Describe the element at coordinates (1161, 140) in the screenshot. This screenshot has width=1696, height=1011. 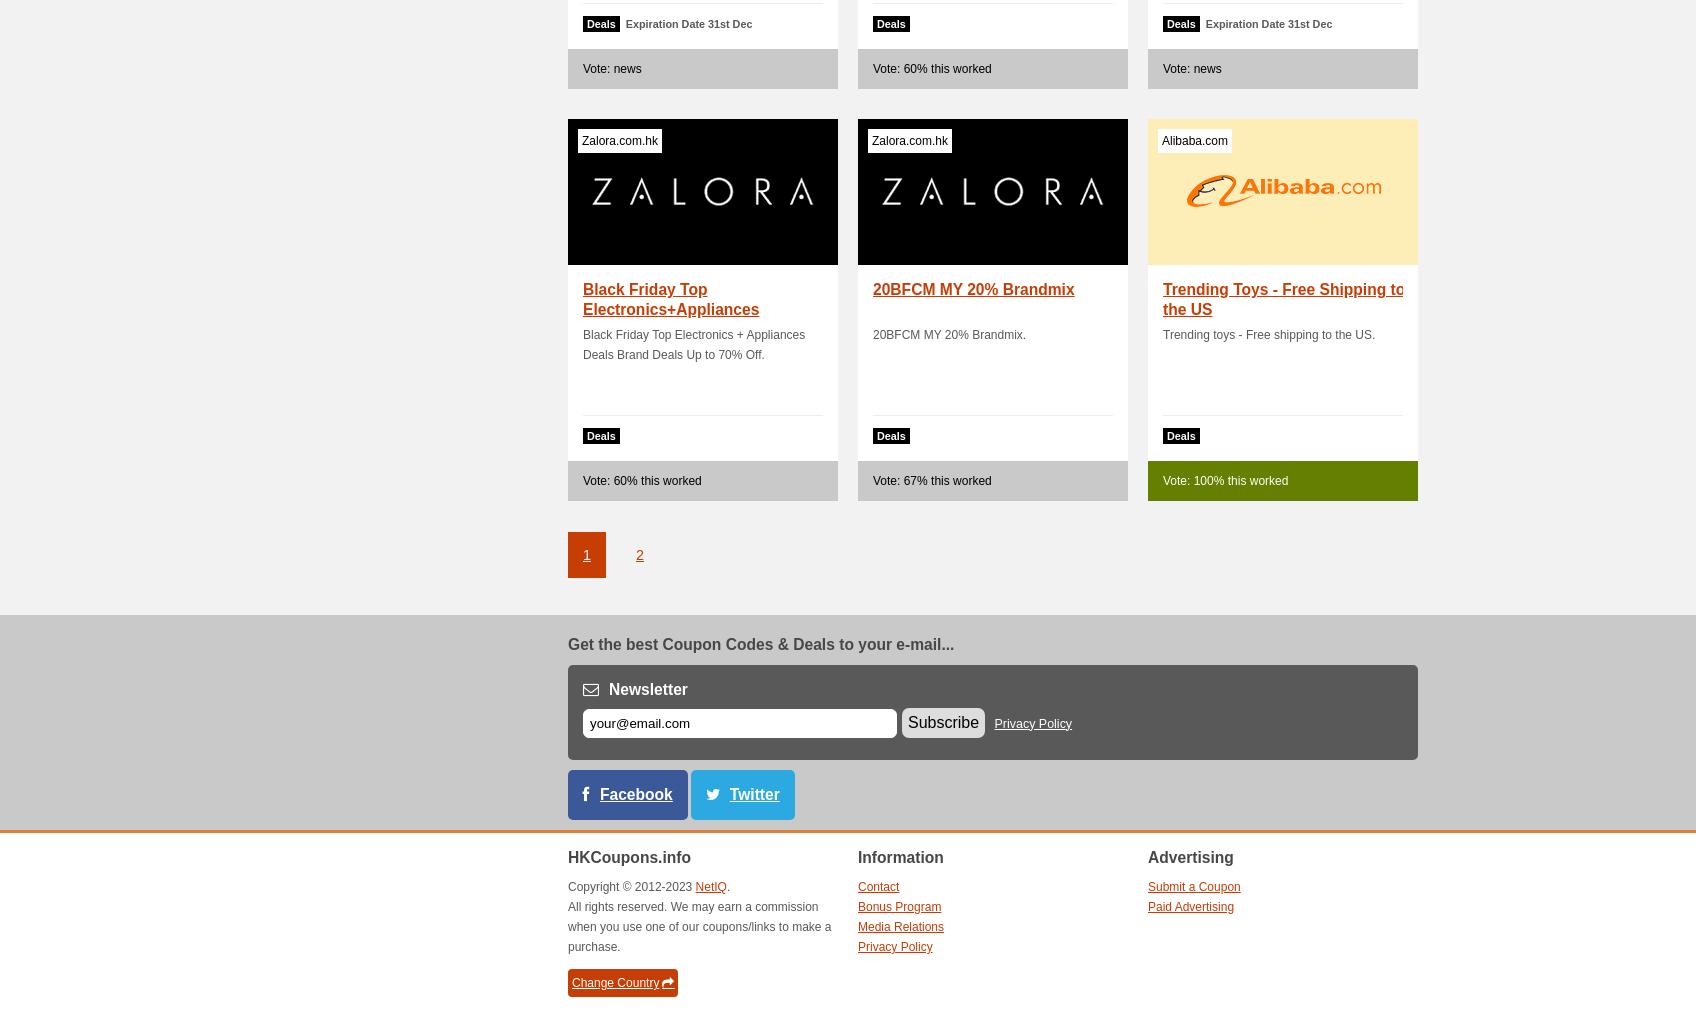
I see `'Alibaba.com'` at that location.